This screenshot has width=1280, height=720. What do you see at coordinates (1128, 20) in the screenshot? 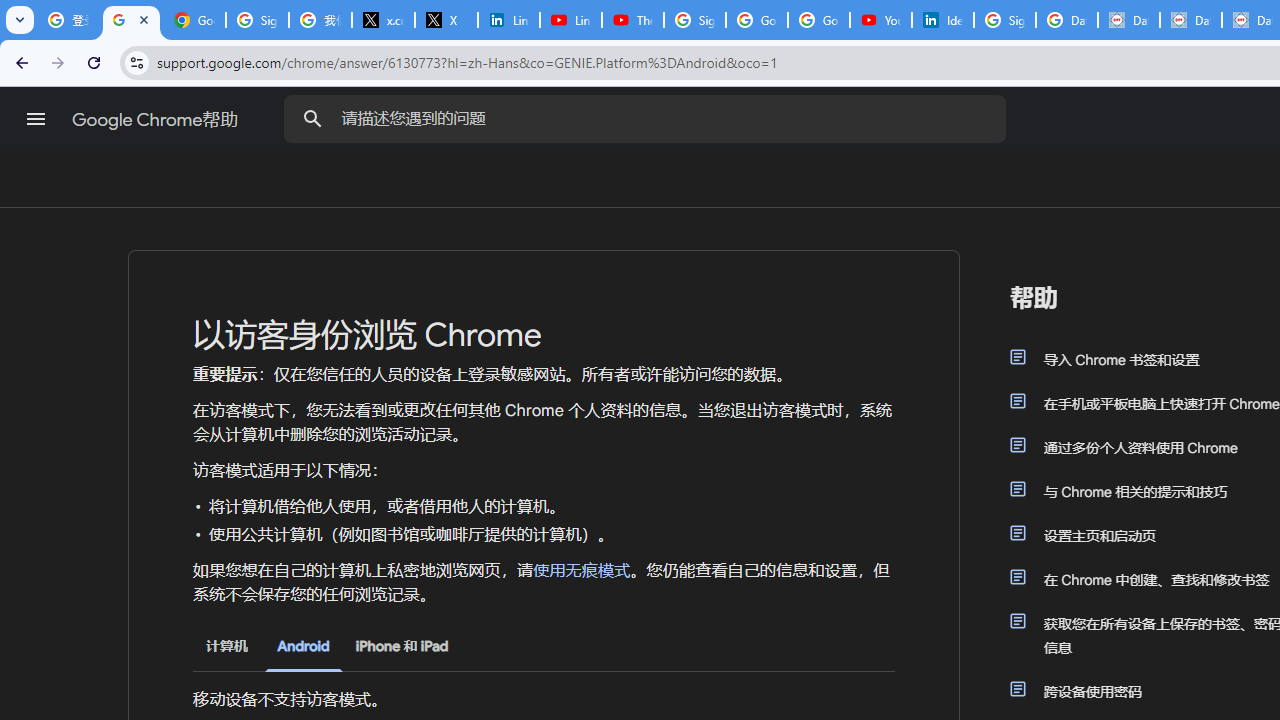
I see `'Data Privacy Framework'` at bounding box center [1128, 20].